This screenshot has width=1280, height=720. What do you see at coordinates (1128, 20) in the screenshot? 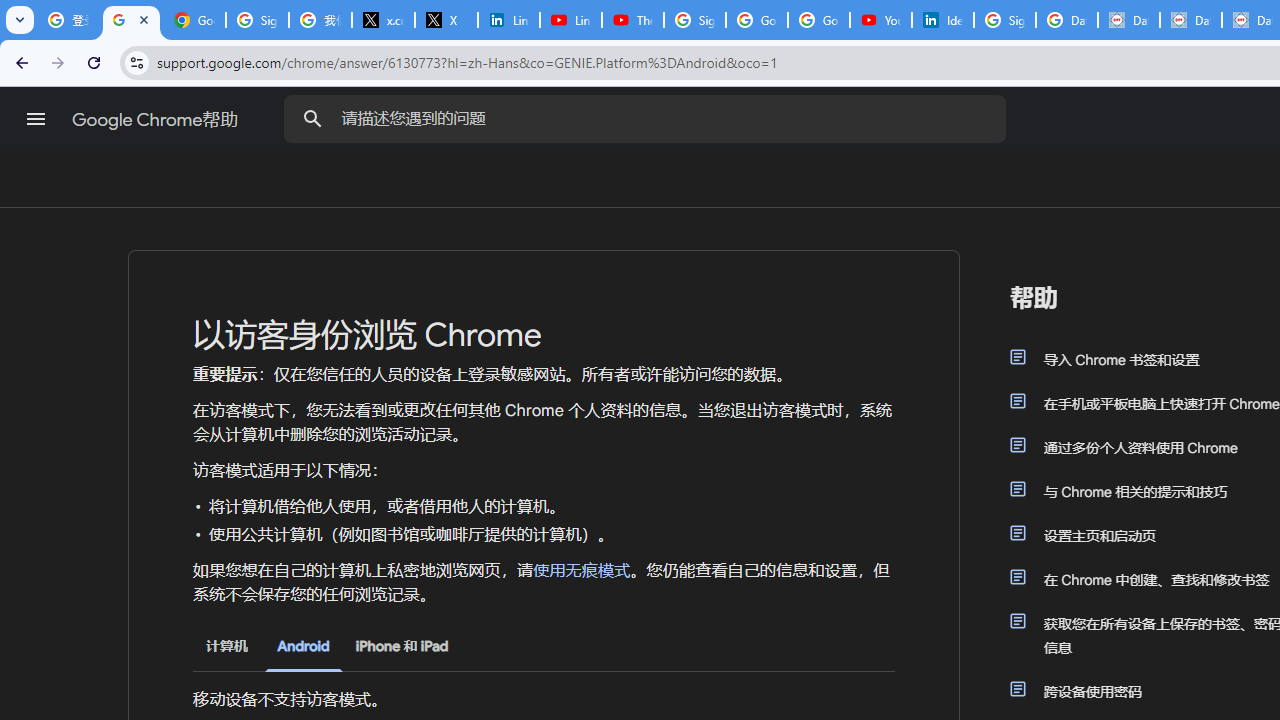
I see `'Data Privacy Framework'` at bounding box center [1128, 20].